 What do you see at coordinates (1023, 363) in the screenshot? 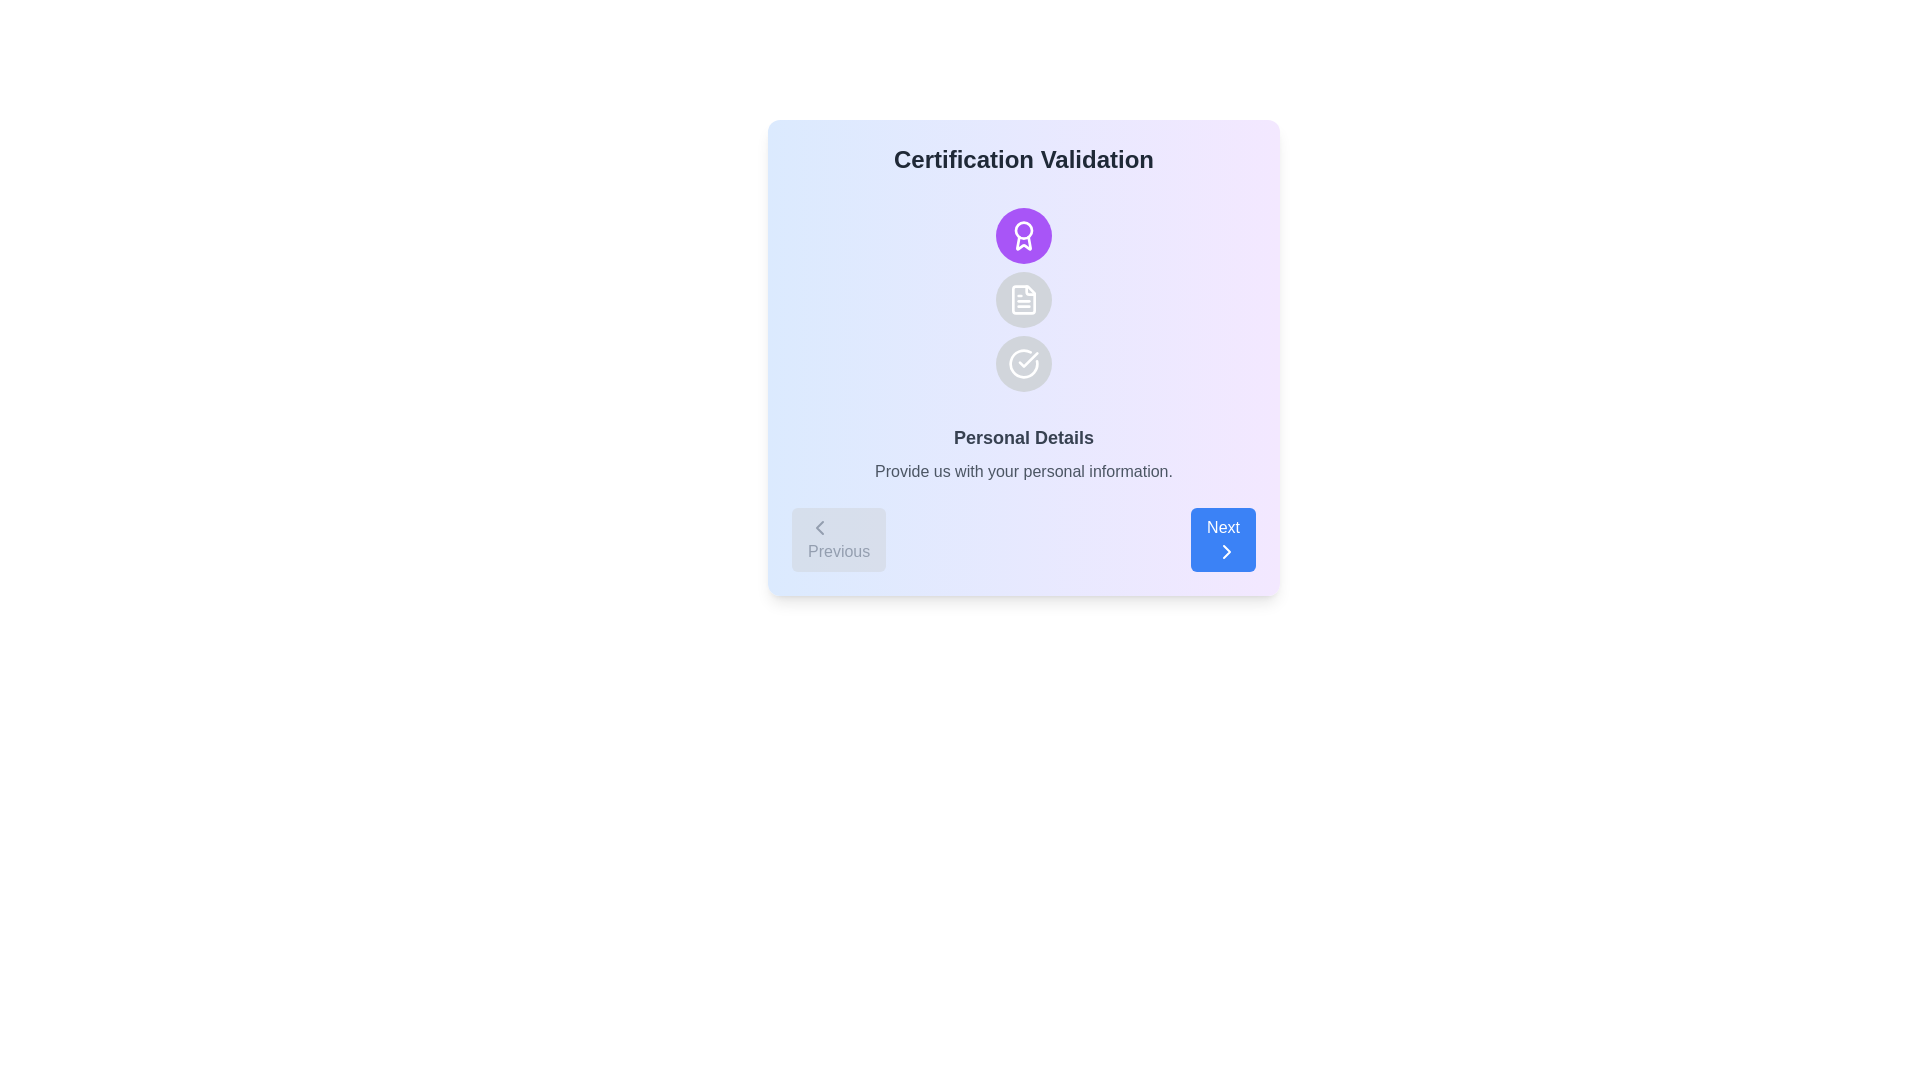
I see `the completion status icon located centrally within the circular area with a gray background, which is the third icon in a vertical sequence under 'Certification Validation'` at bounding box center [1023, 363].